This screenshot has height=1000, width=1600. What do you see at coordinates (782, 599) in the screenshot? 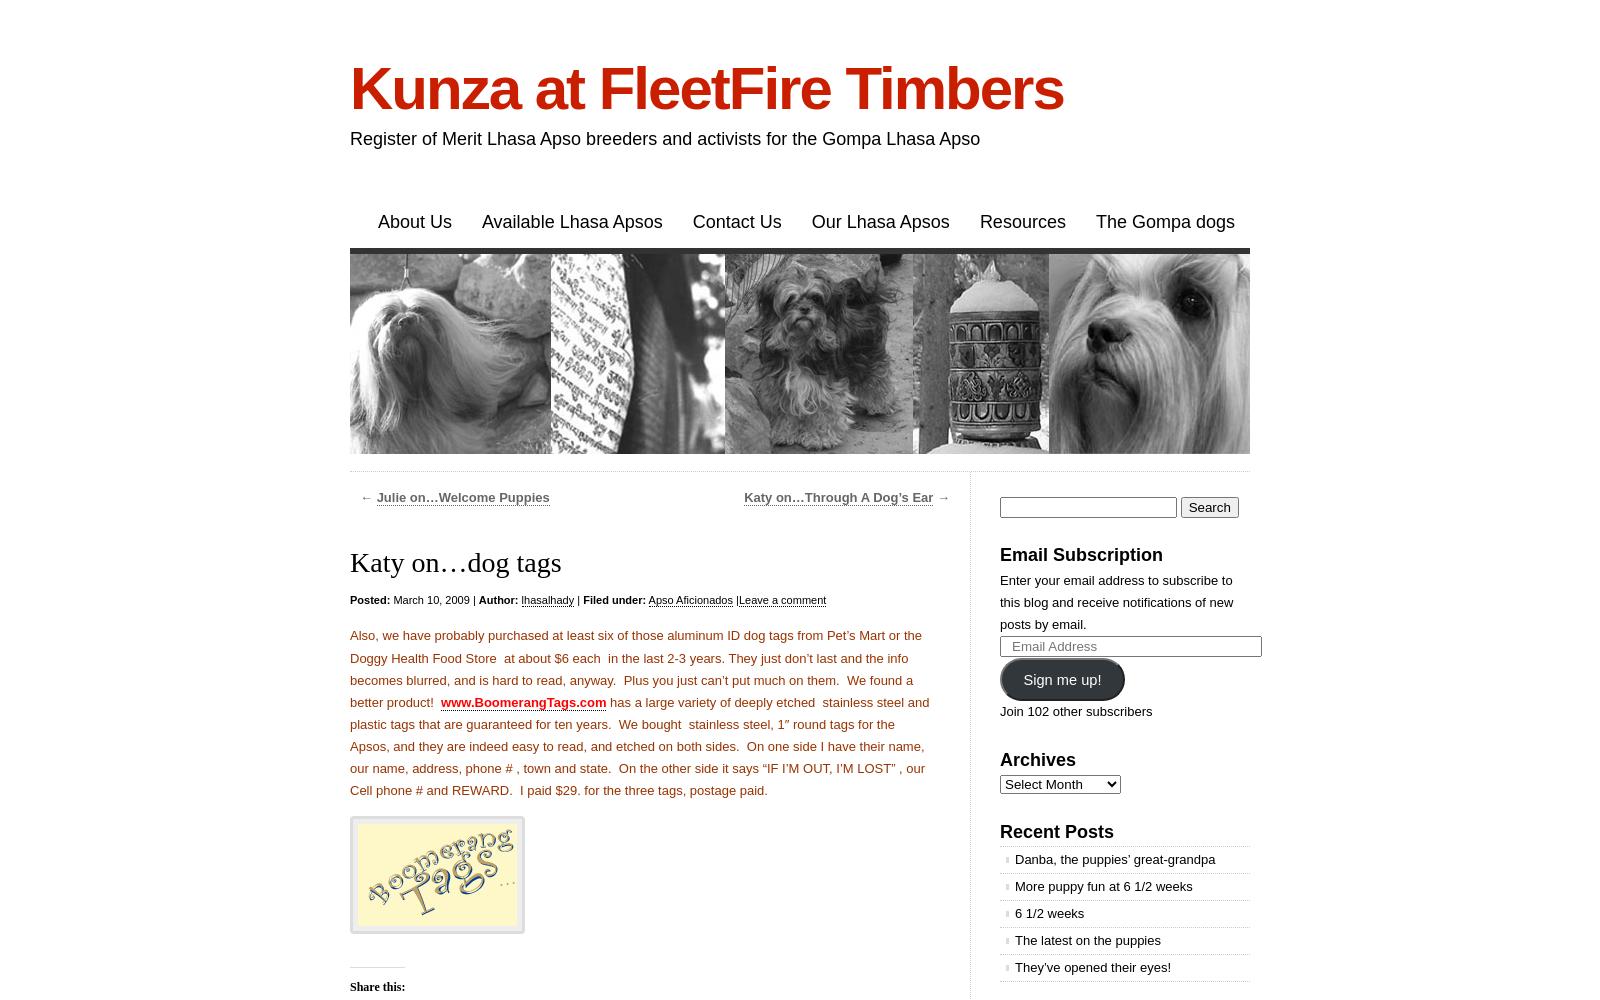
I see `'Leave a comment'` at bounding box center [782, 599].